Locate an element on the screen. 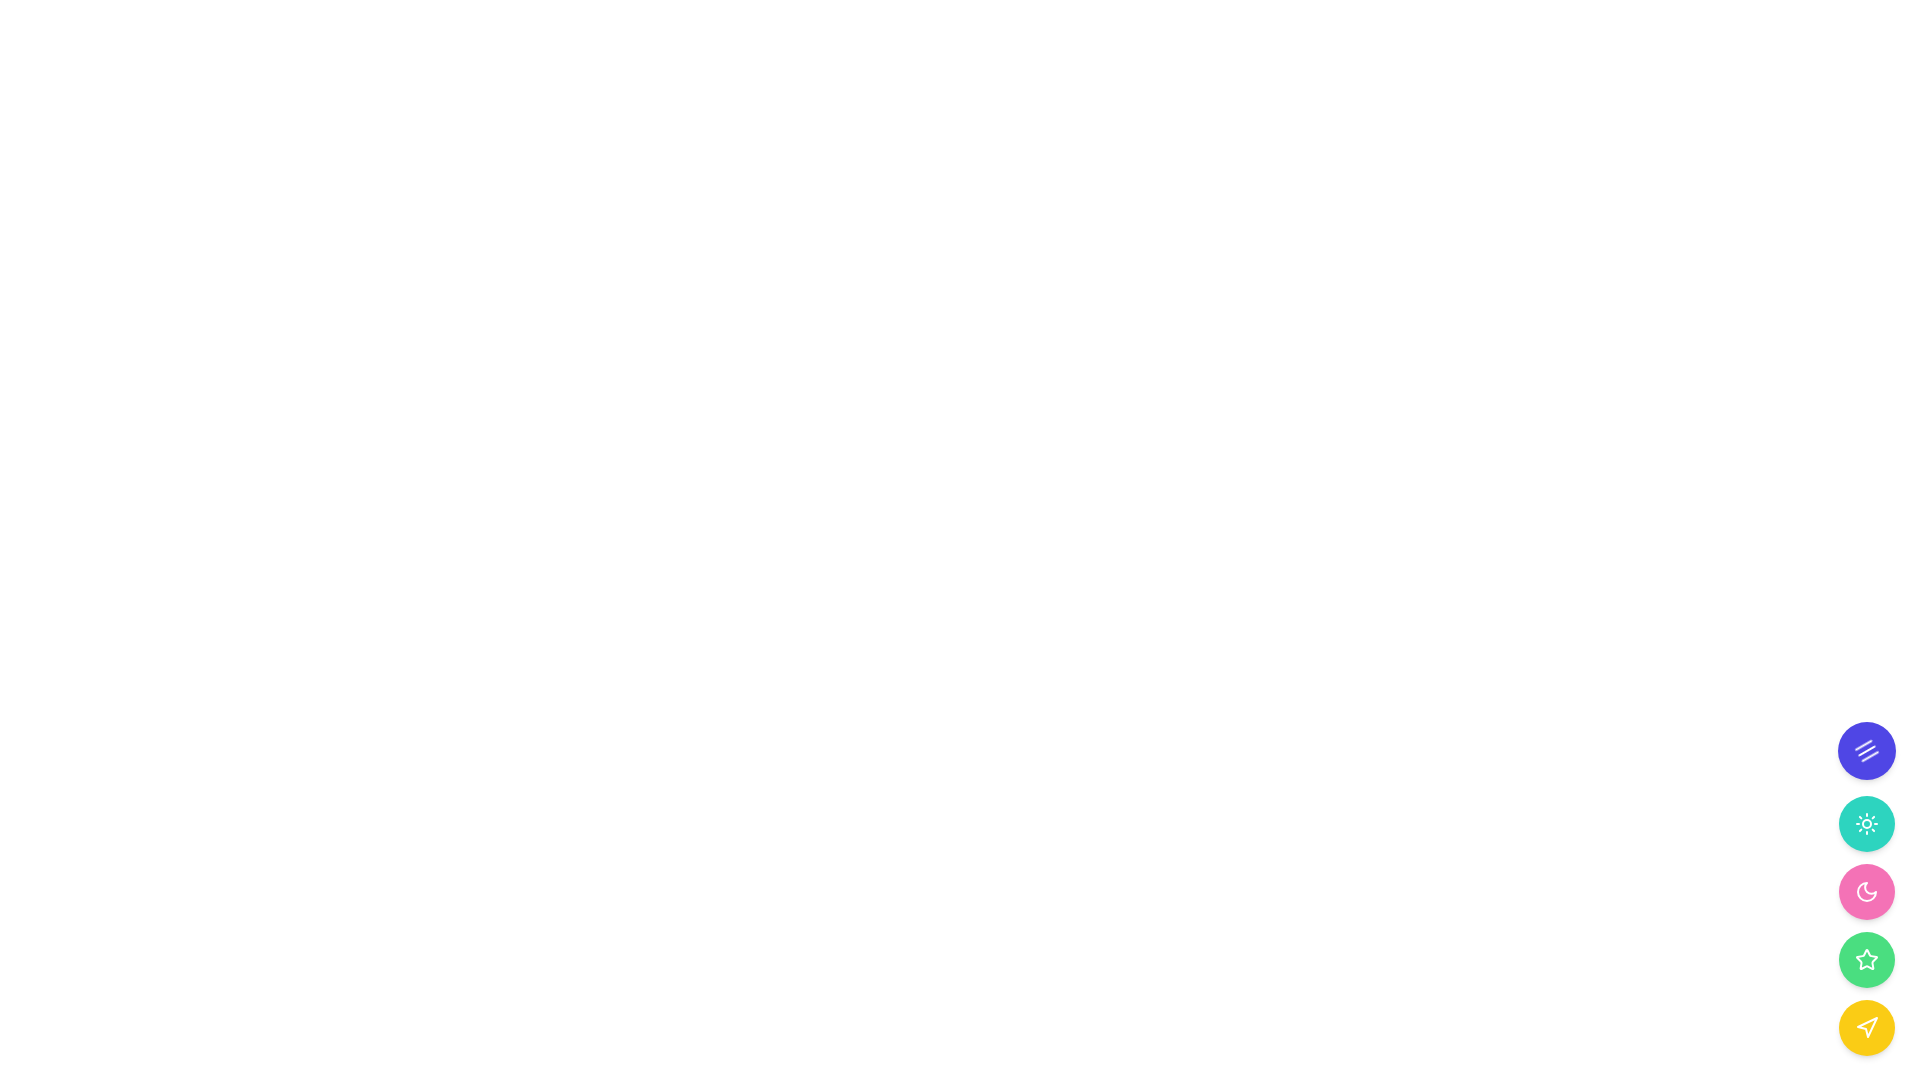  the brightness toggle button located below the blue hamburger icon button on the right side of the interface is located at coordinates (1866, 824).